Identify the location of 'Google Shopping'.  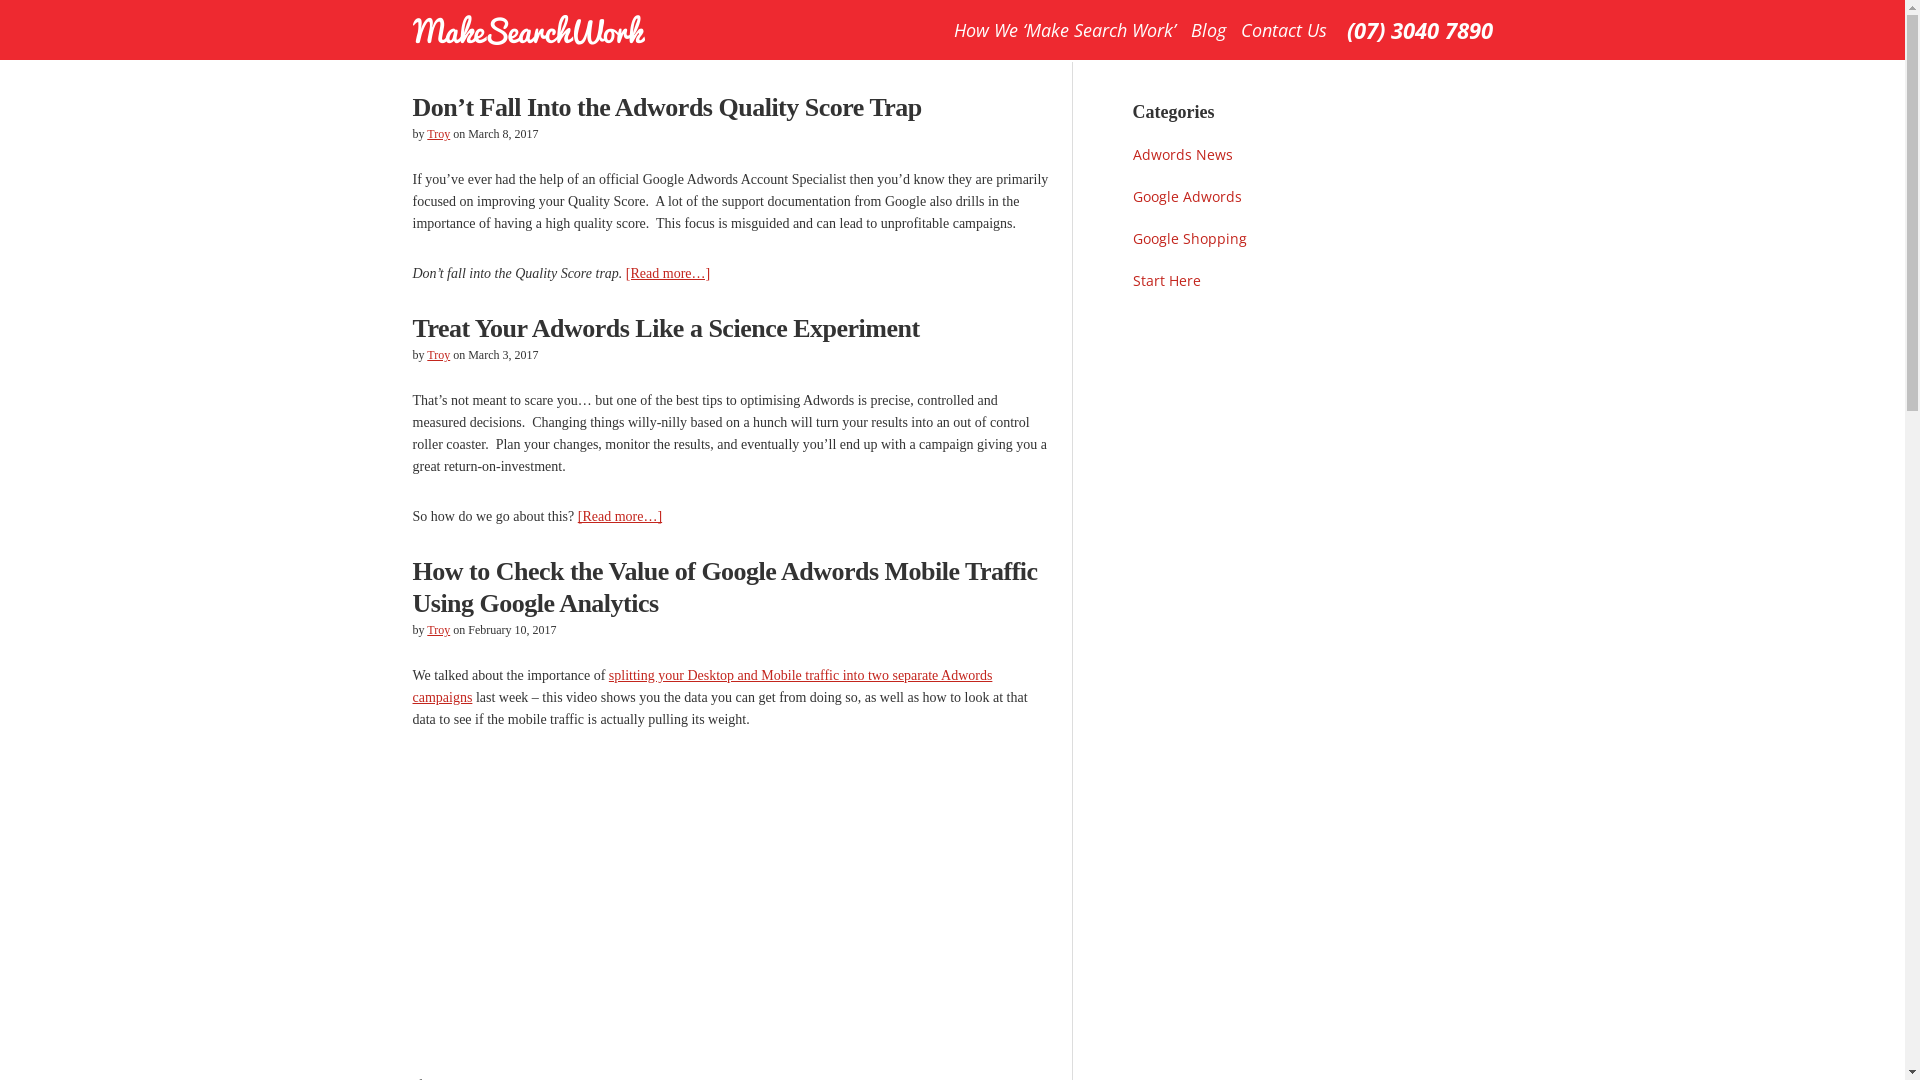
(1132, 237).